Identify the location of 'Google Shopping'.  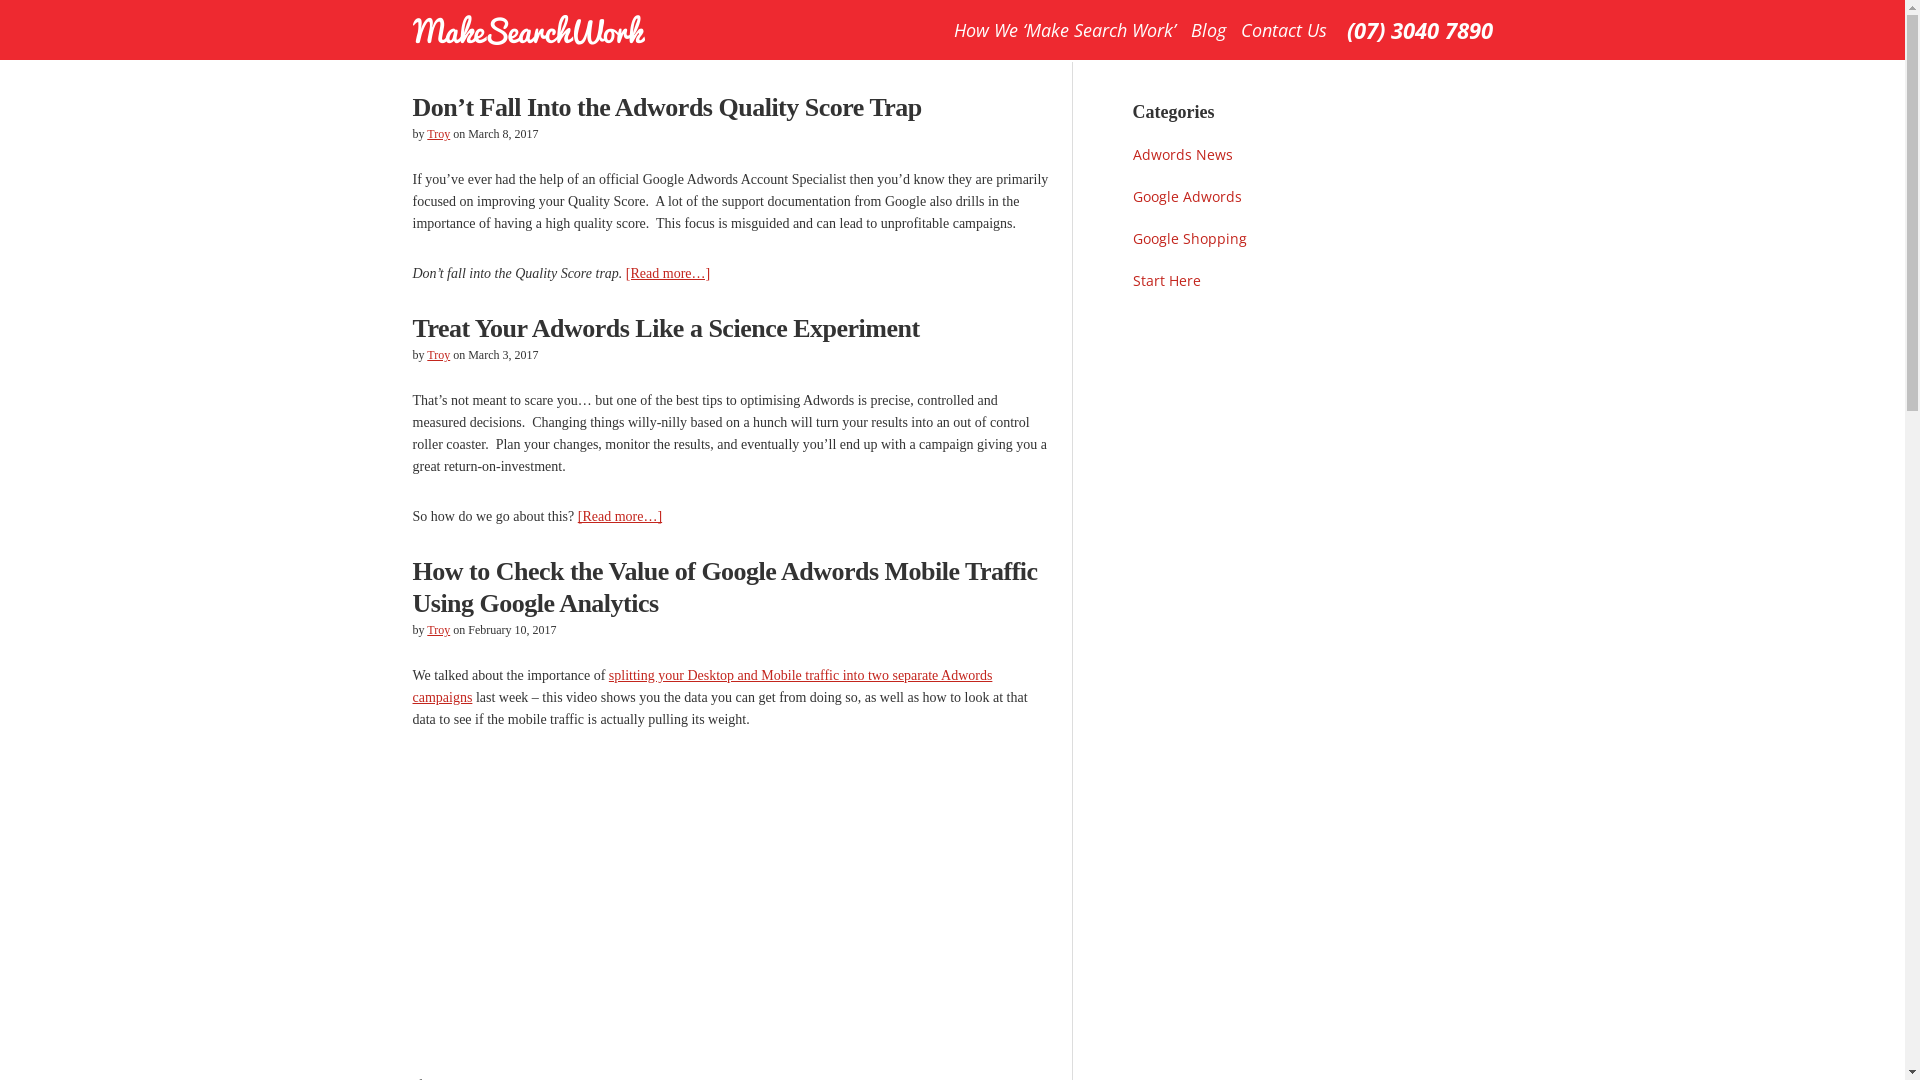
(1132, 237).